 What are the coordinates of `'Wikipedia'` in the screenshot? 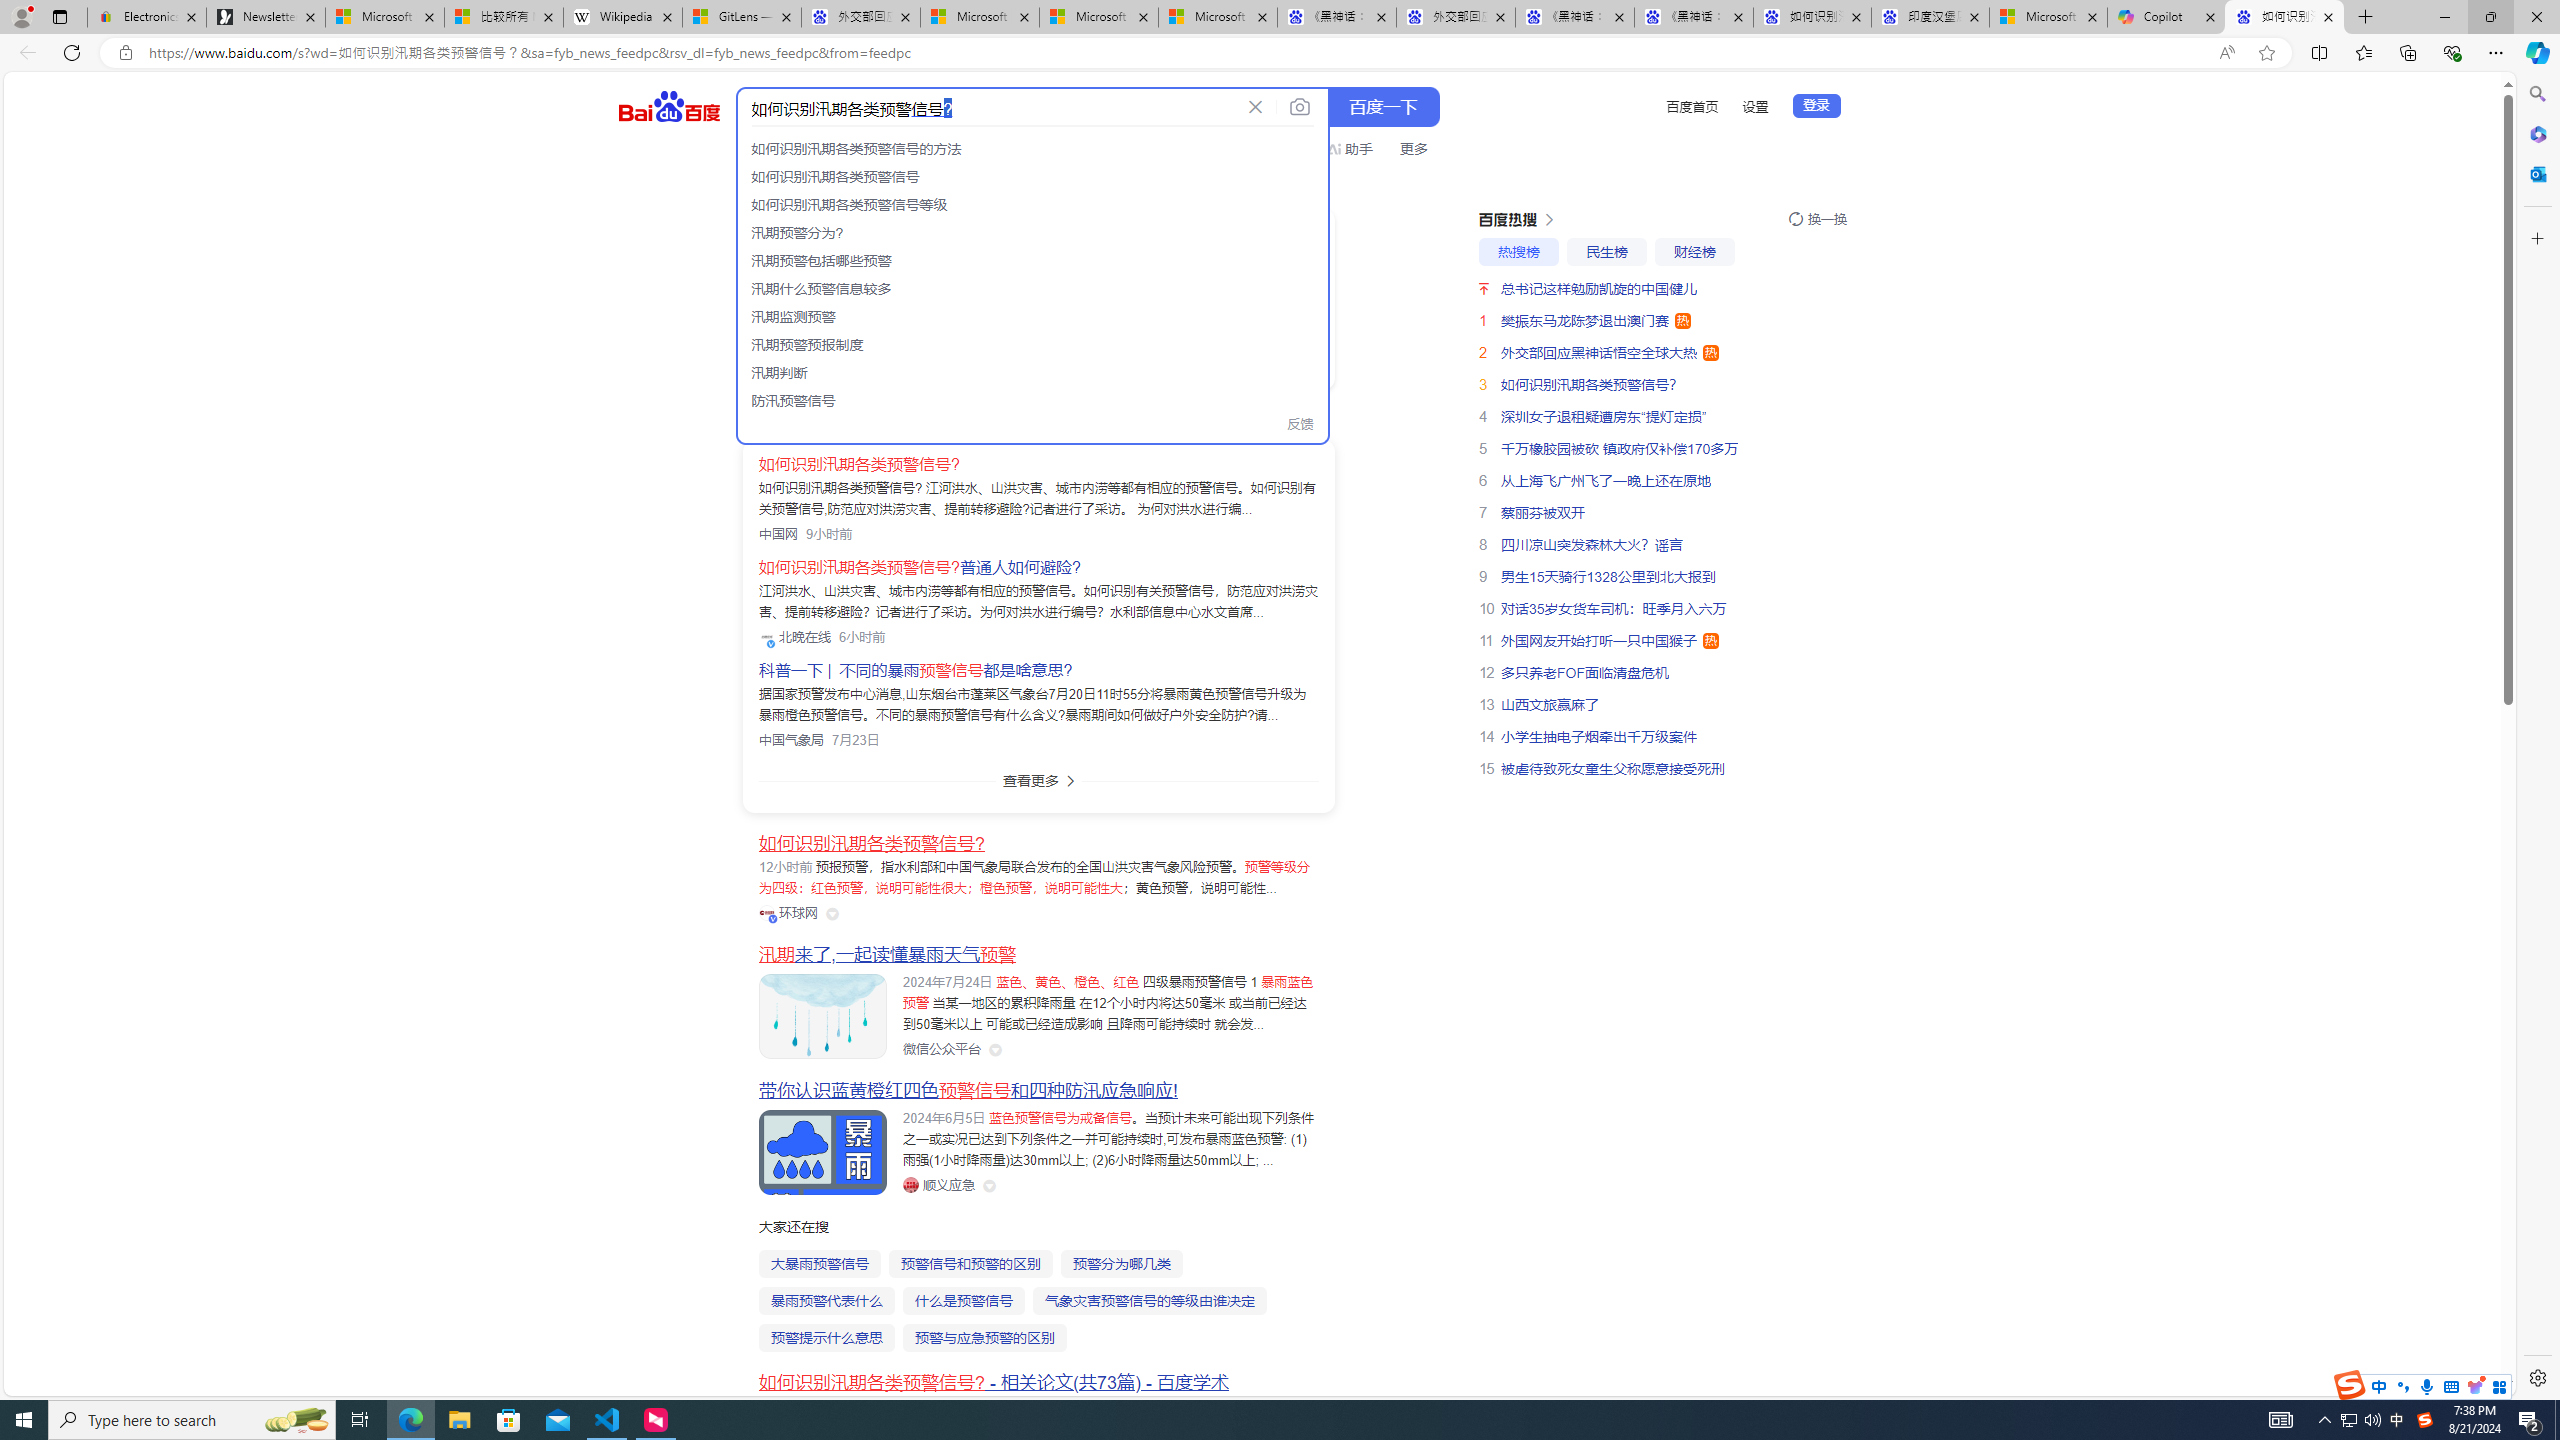 It's located at (623, 16).